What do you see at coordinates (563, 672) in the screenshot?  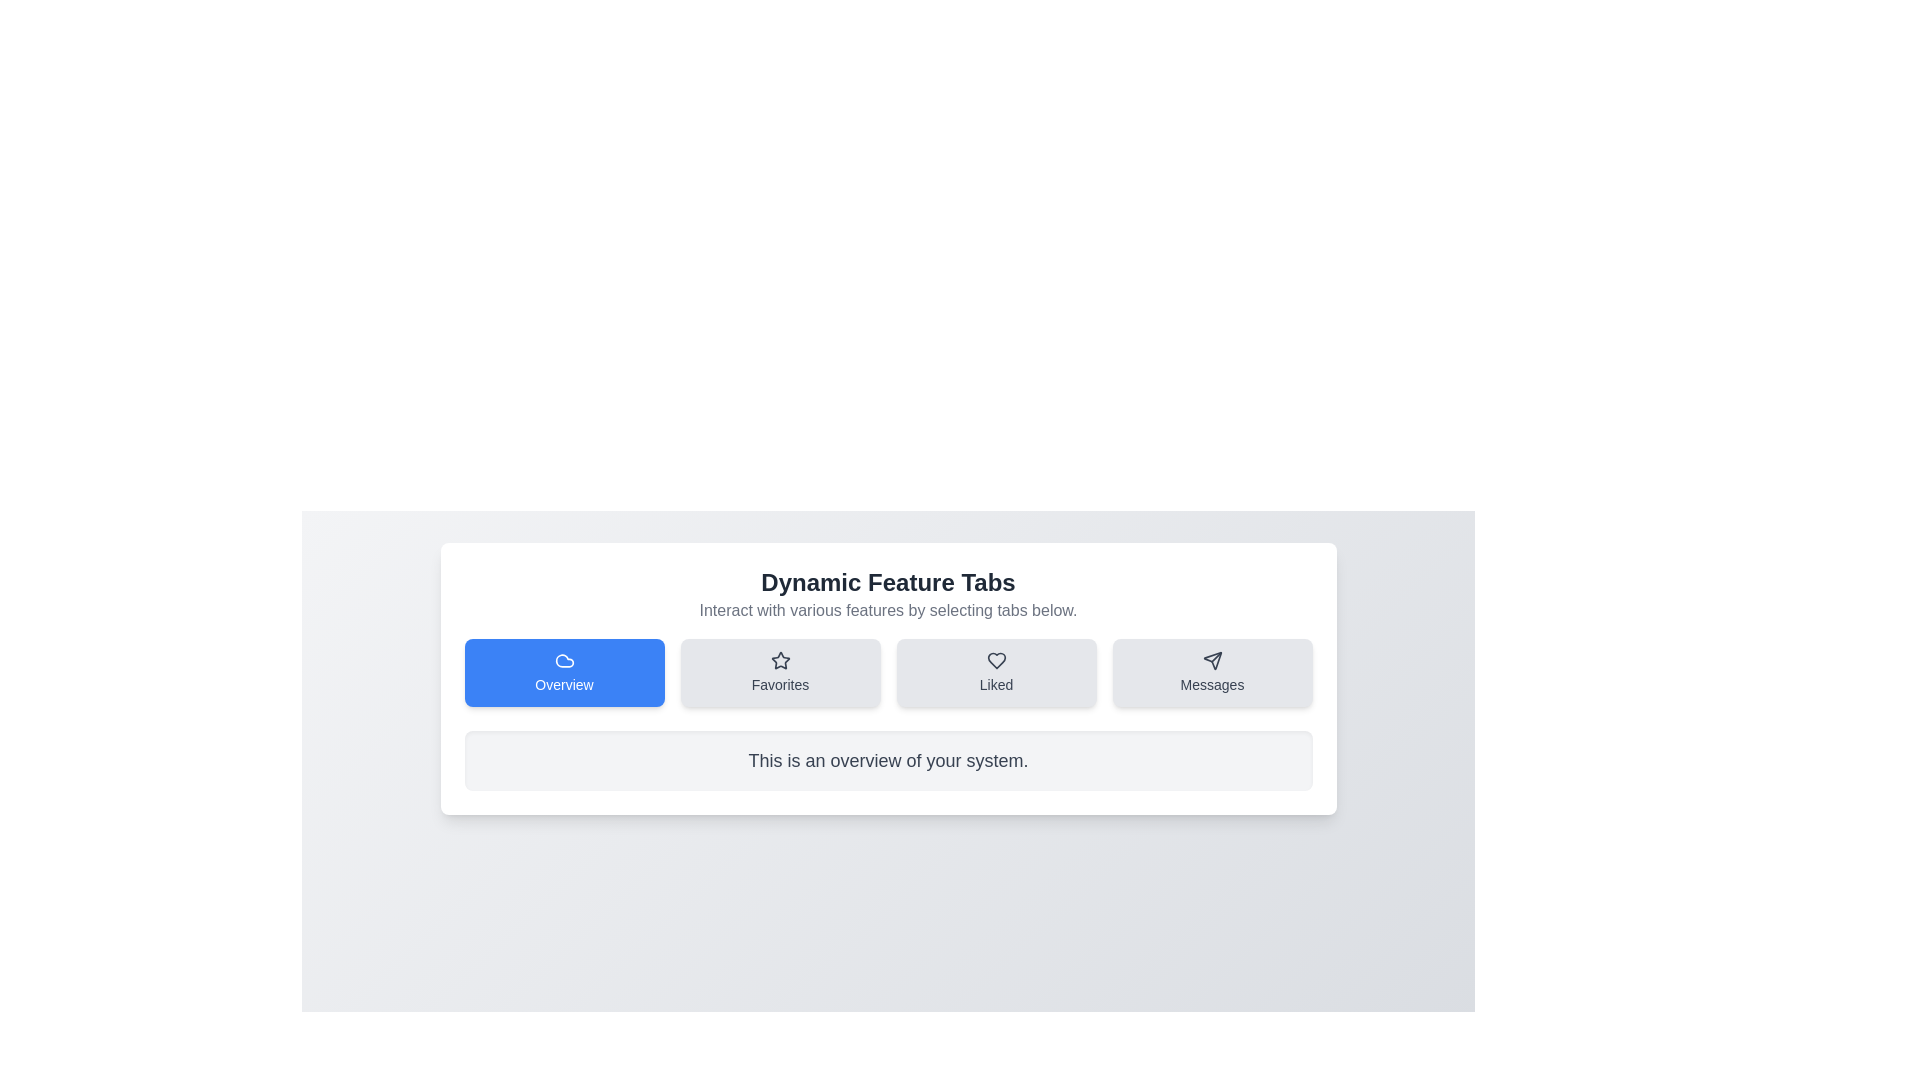 I see `the 'Overview' button, which is the first button in a horizontally aligned tab group of four buttons including 'Favorites', 'Liked', and 'Messages'` at bounding box center [563, 672].